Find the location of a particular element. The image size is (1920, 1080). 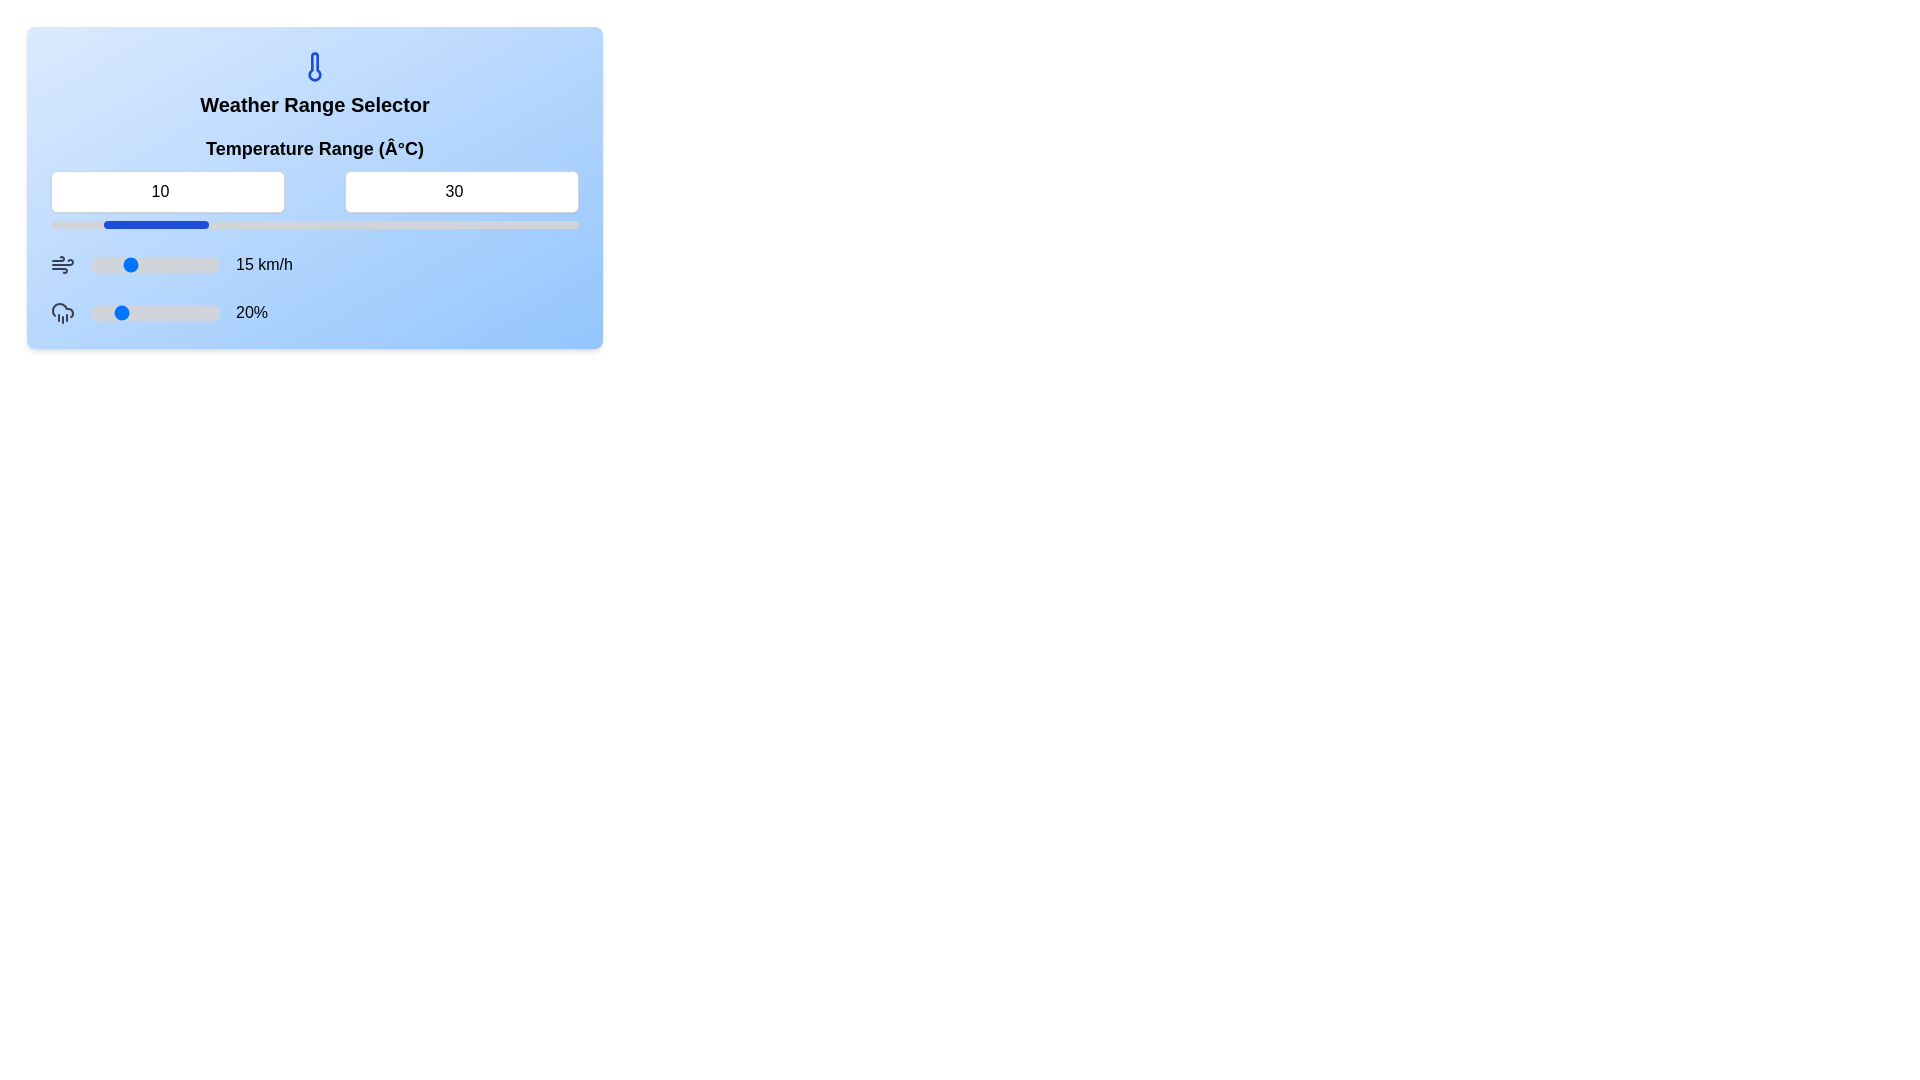

the wind speed is located at coordinates (90, 264).